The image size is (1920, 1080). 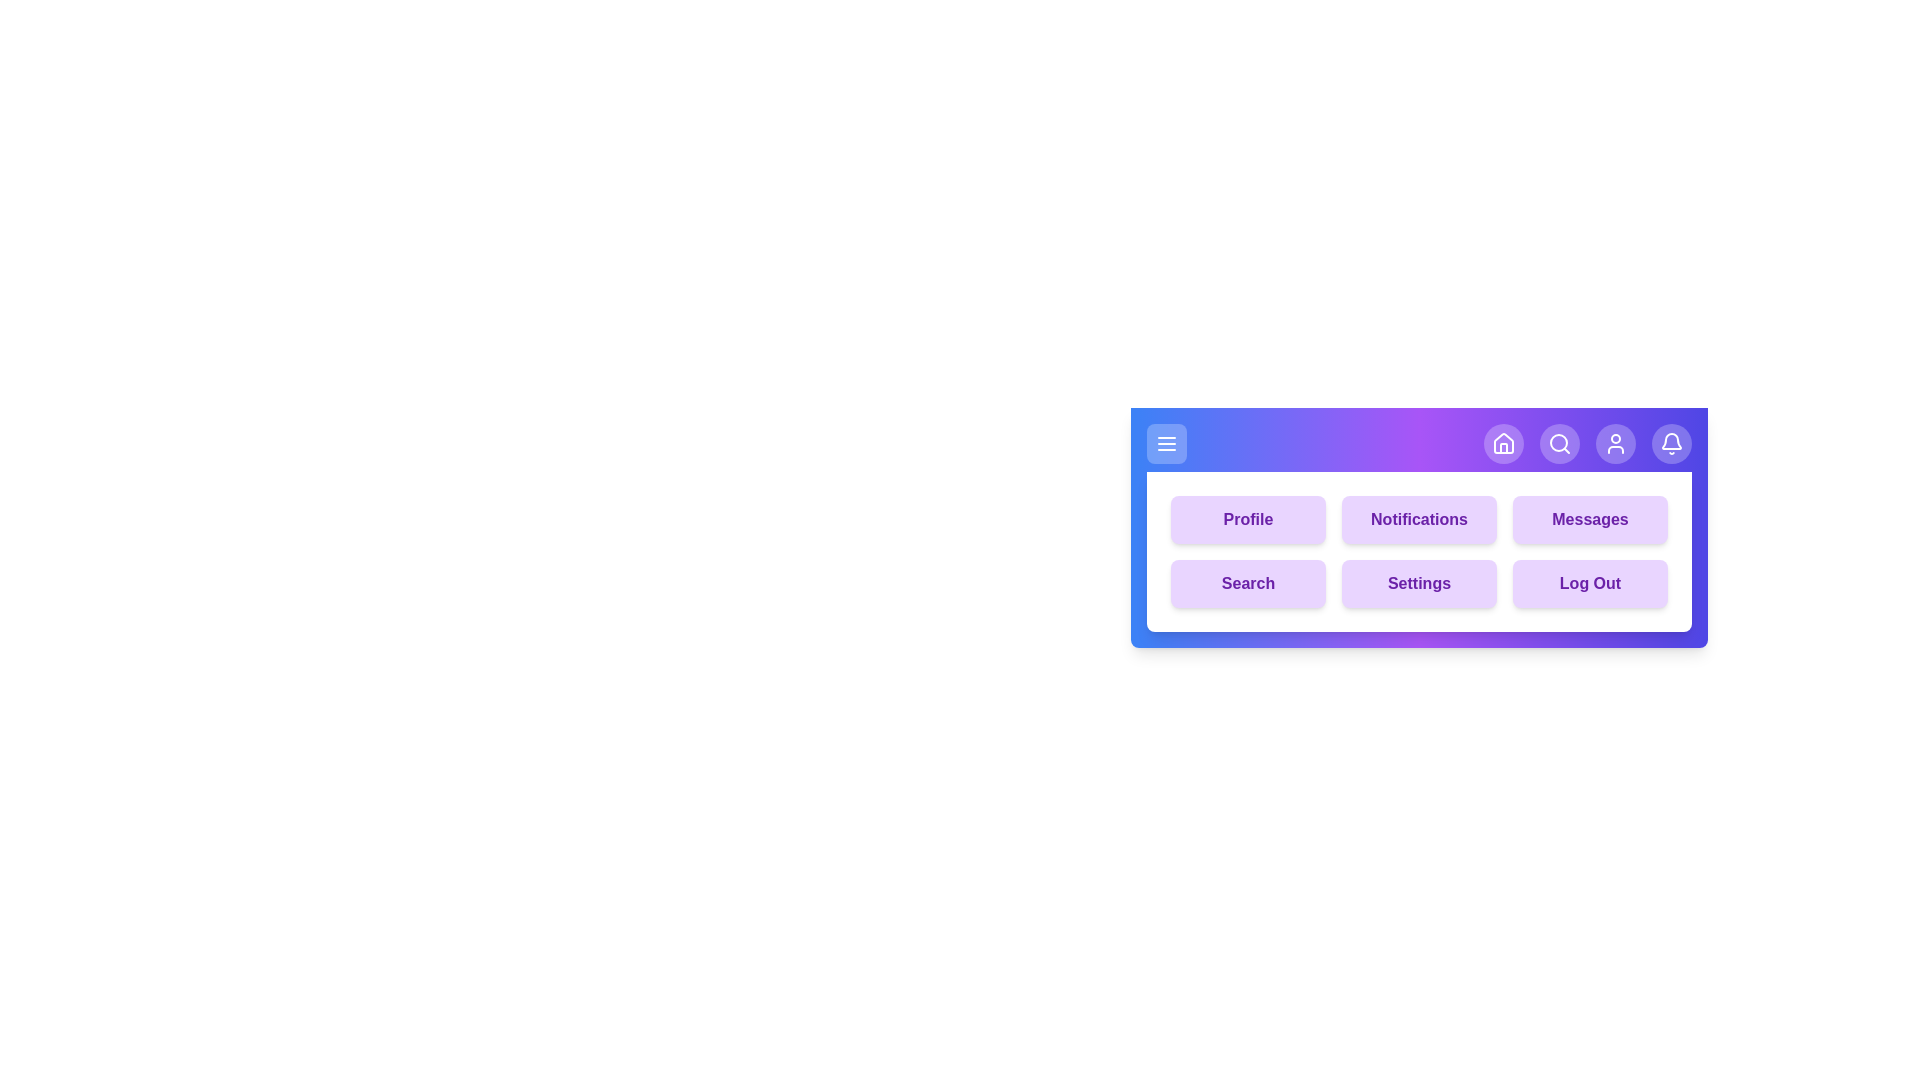 What do you see at coordinates (1616, 442) in the screenshot?
I see `the user icon in the navigation bar` at bounding box center [1616, 442].